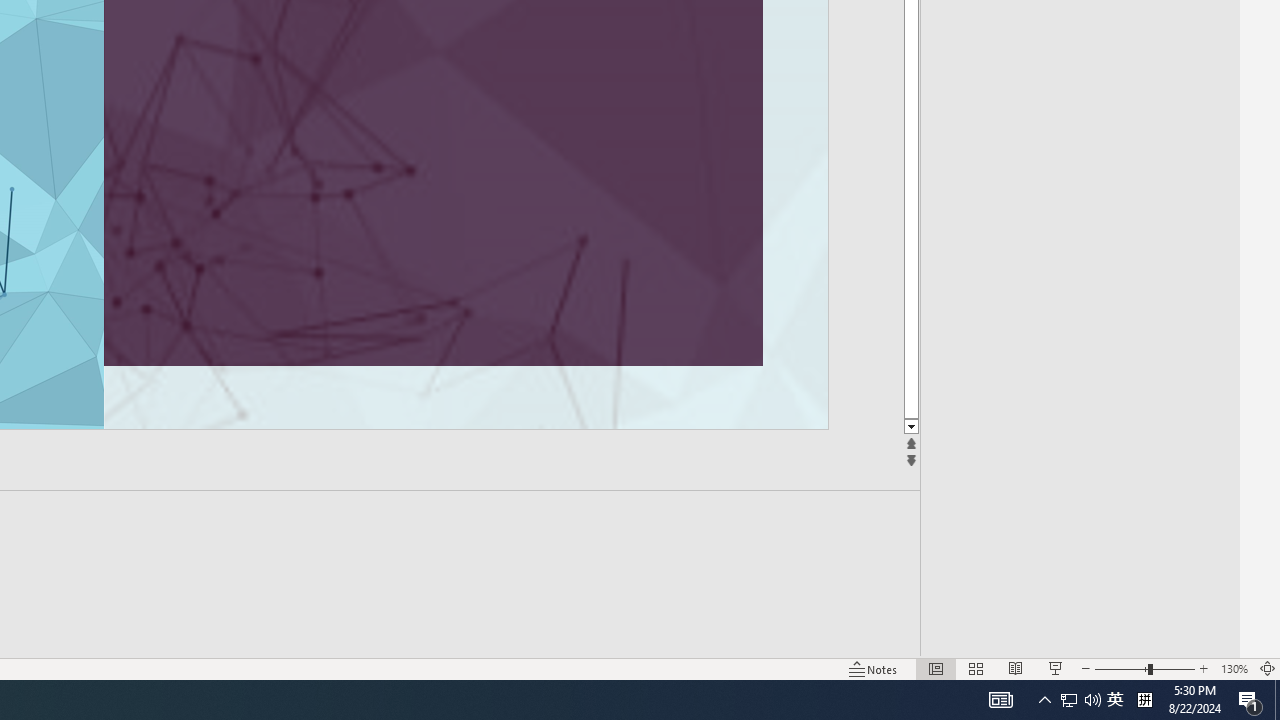  What do you see at coordinates (1233, 669) in the screenshot?
I see `'Zoom 130%'` at bounding box center [1233, 669].